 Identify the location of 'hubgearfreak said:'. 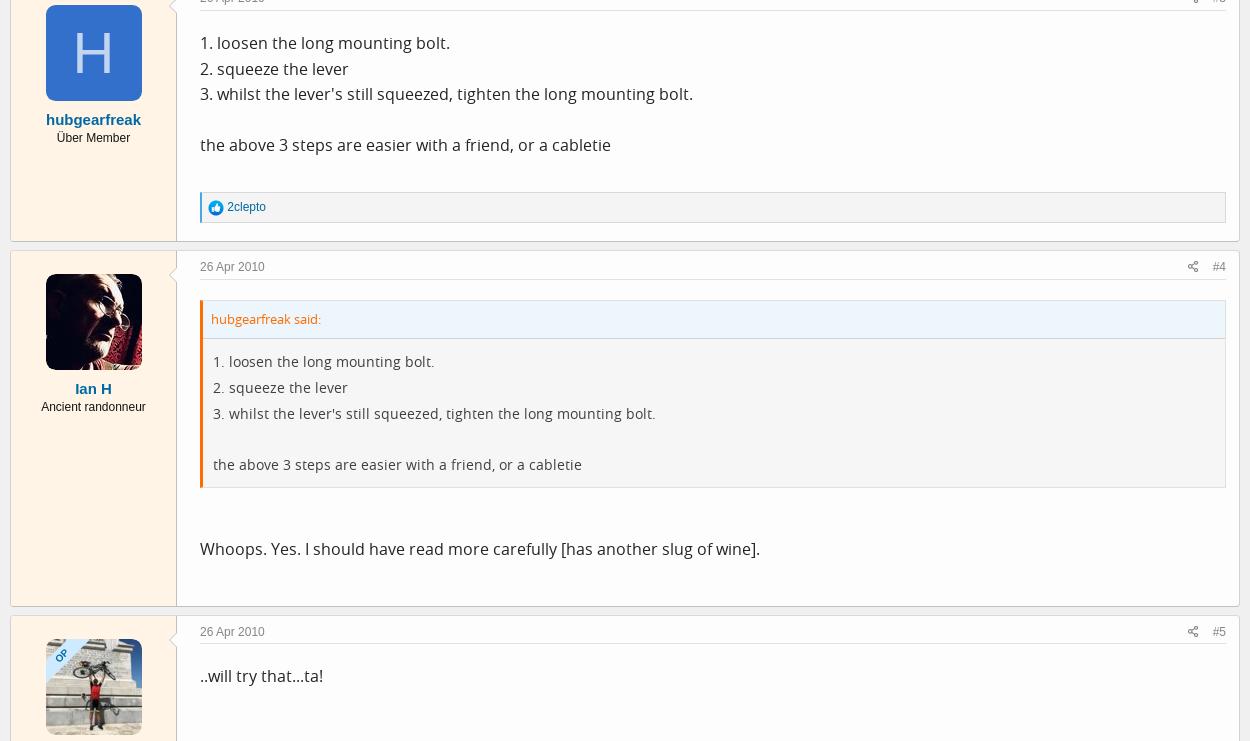
(266, 317).